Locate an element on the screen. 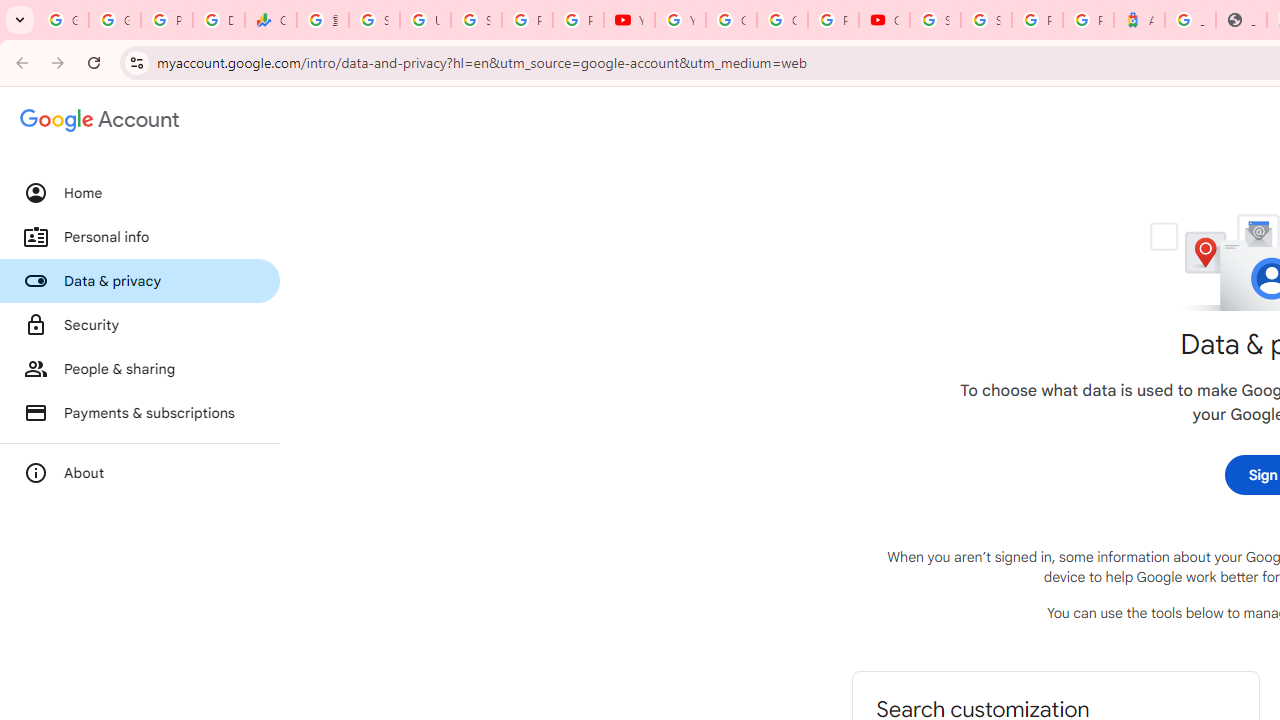  'Payments & subscriptions' is located at coordinates (139, 411).